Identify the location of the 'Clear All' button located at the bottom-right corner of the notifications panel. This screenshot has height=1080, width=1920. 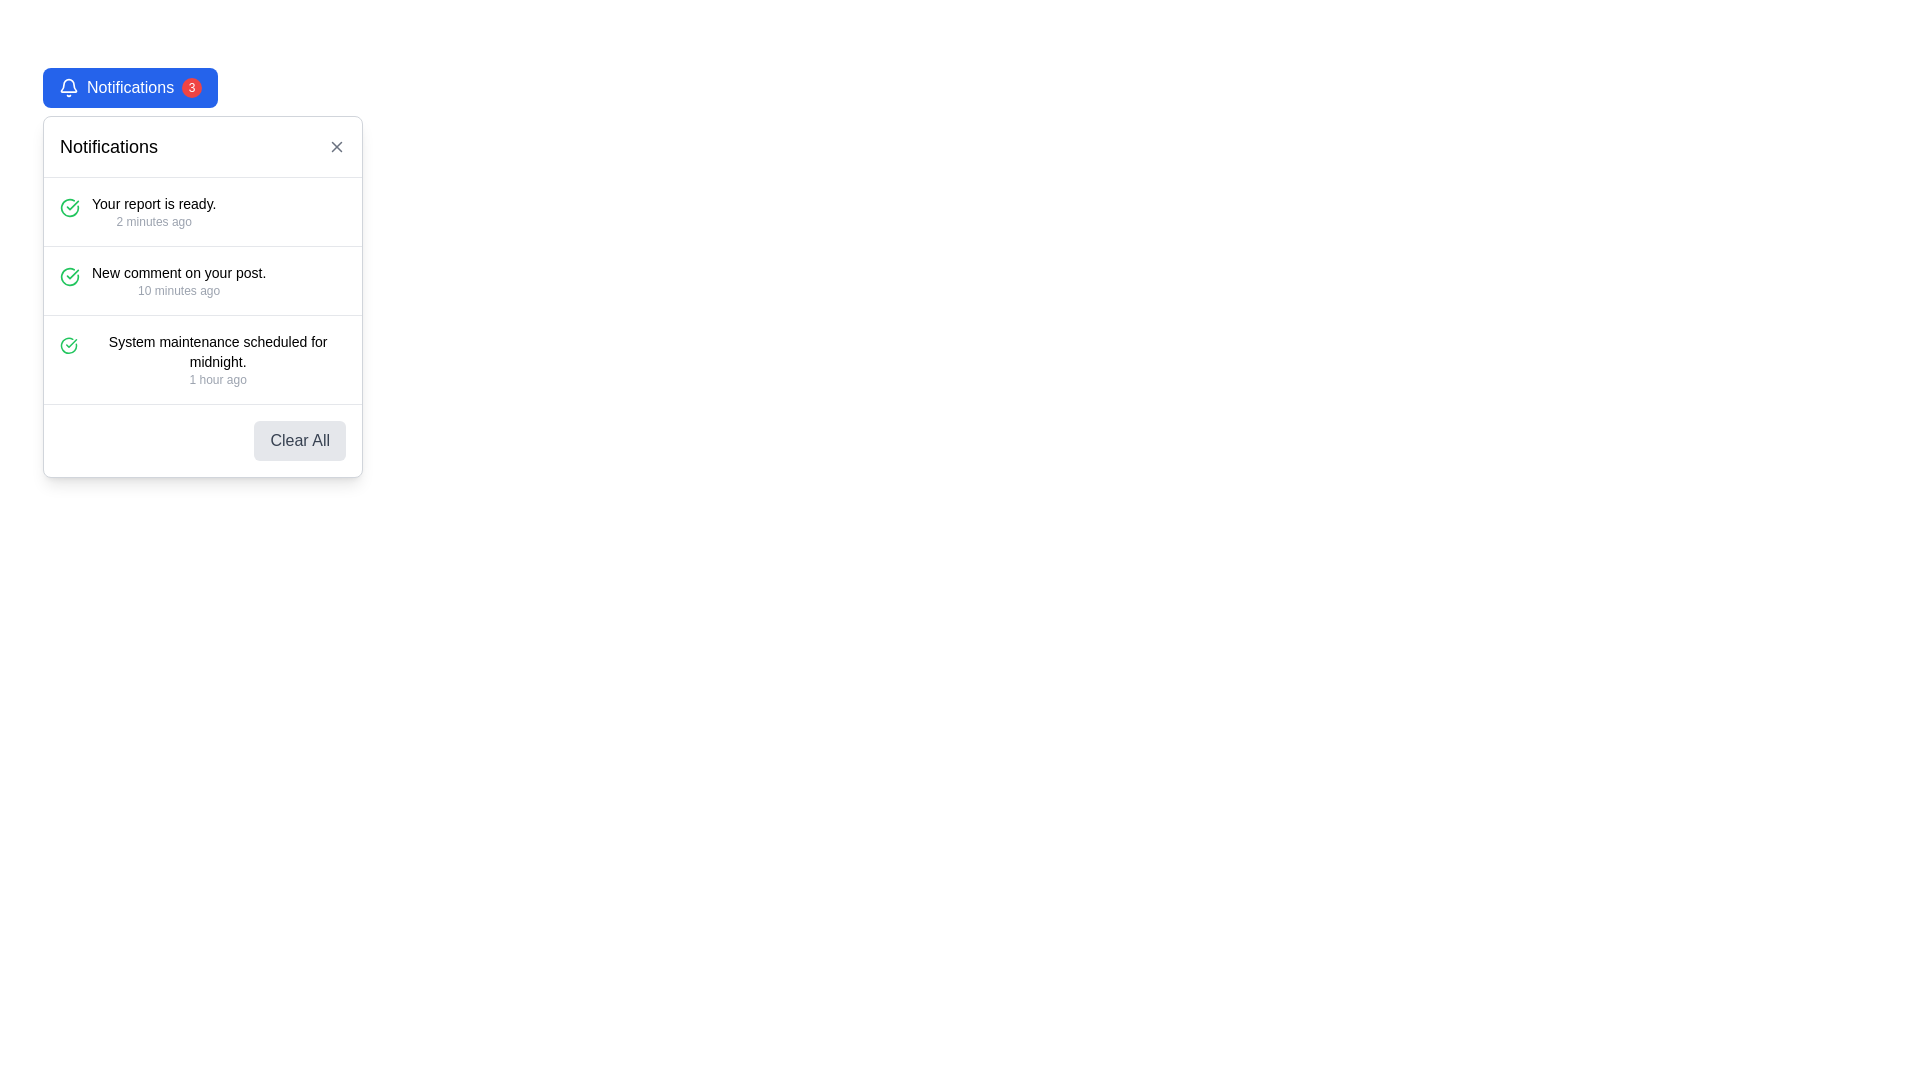
(299, 439).